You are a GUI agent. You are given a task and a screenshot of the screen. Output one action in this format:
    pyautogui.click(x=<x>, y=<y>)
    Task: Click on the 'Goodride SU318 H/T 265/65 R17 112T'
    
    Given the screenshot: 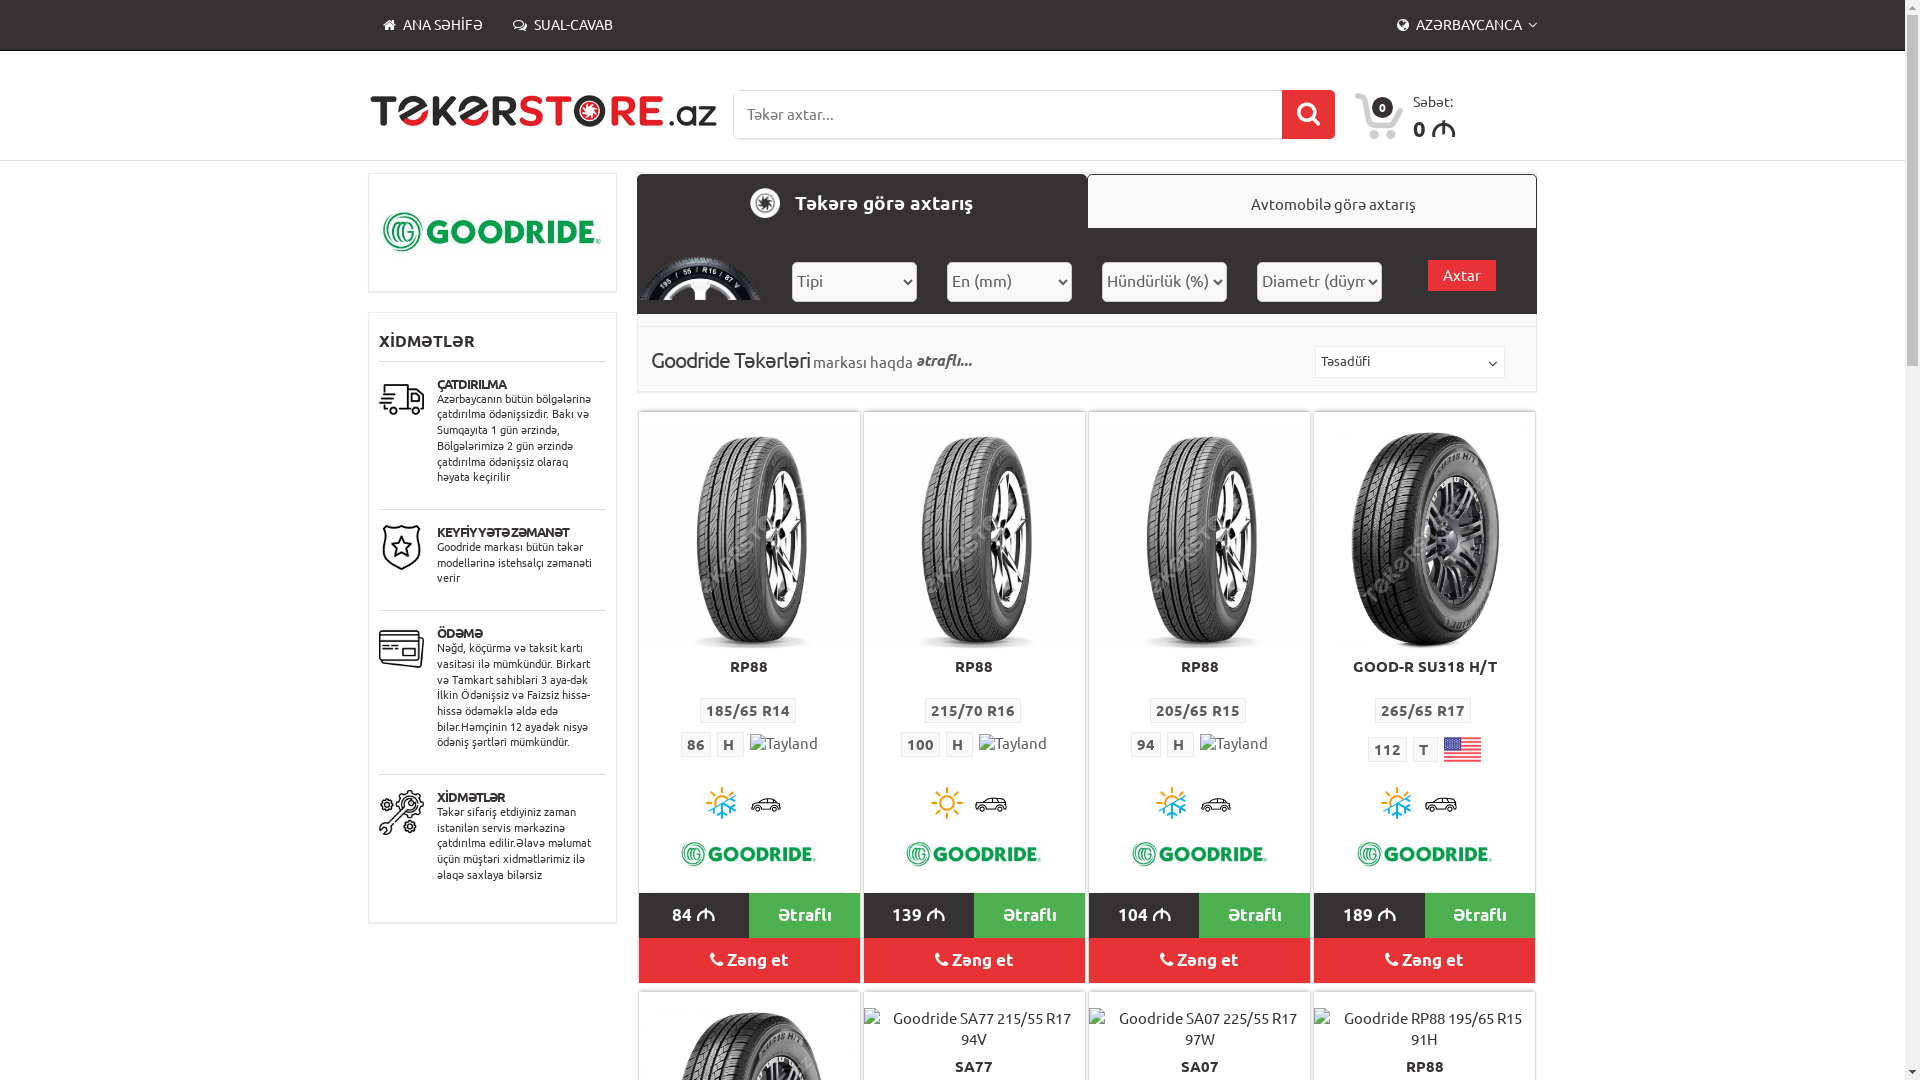 What is the action you would take?
    pyautogui.click(x=1314, y=529)
    